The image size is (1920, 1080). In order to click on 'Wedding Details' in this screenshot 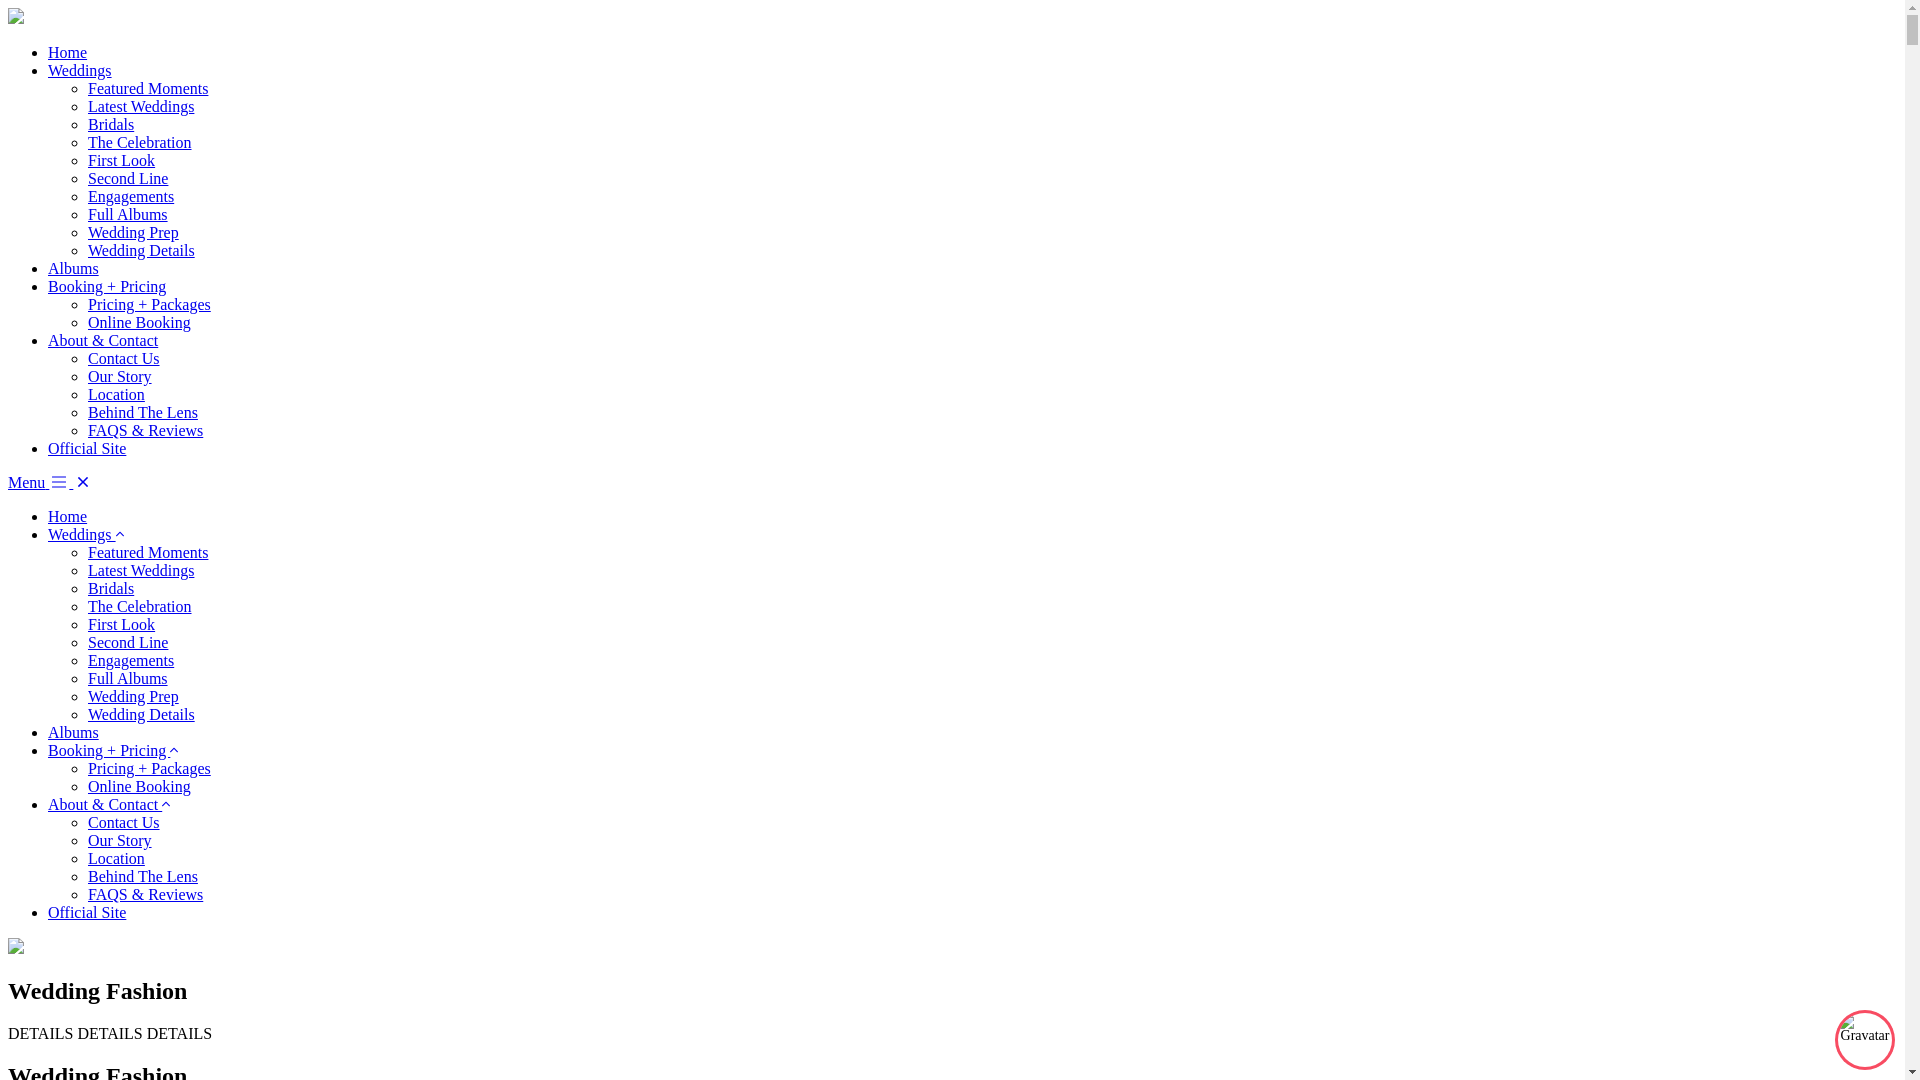, I will do `click(86, 249)`.